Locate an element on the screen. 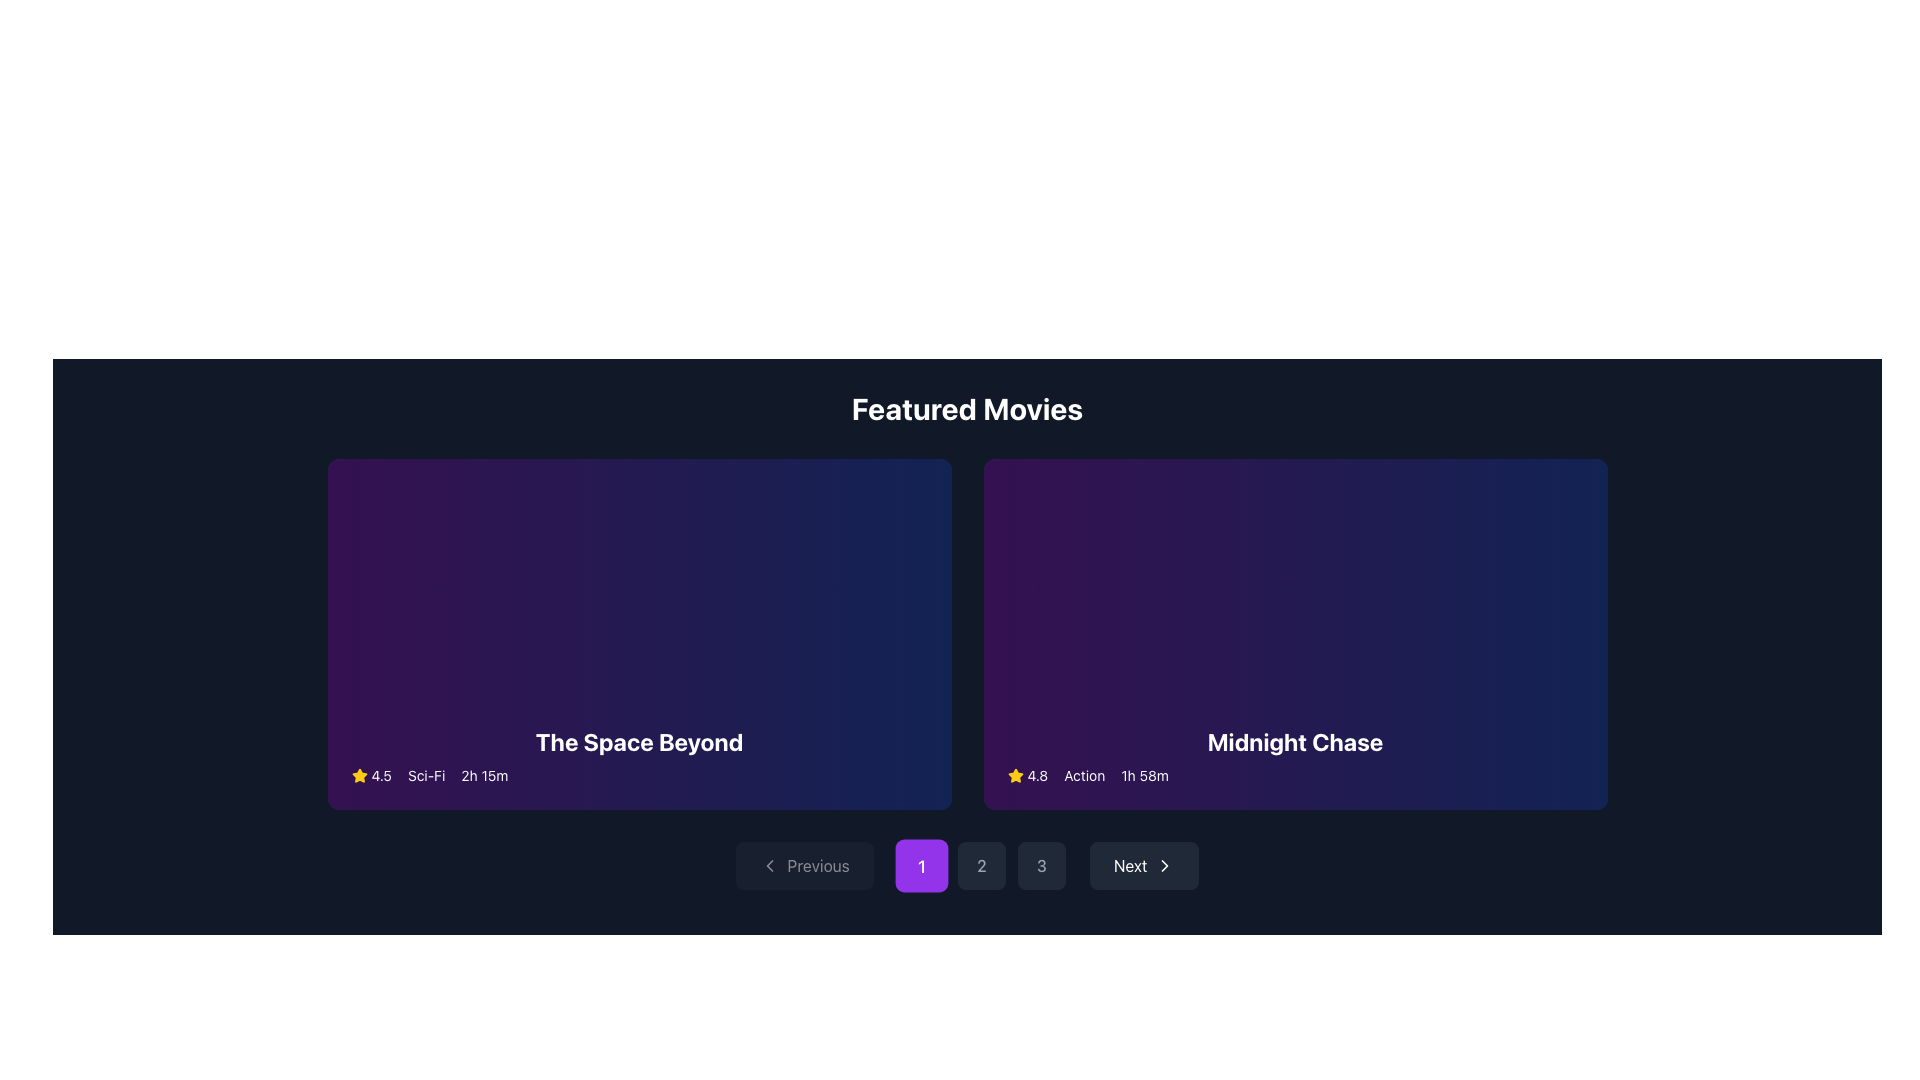 Image resolution: width=1920 pixels, height=1080 pixels. displayed text '1h 58m' from the Text Label indicating the duration of the movie in the details section of the second movie card 'Midnight Chase' is located at coordinates (1145, 774).